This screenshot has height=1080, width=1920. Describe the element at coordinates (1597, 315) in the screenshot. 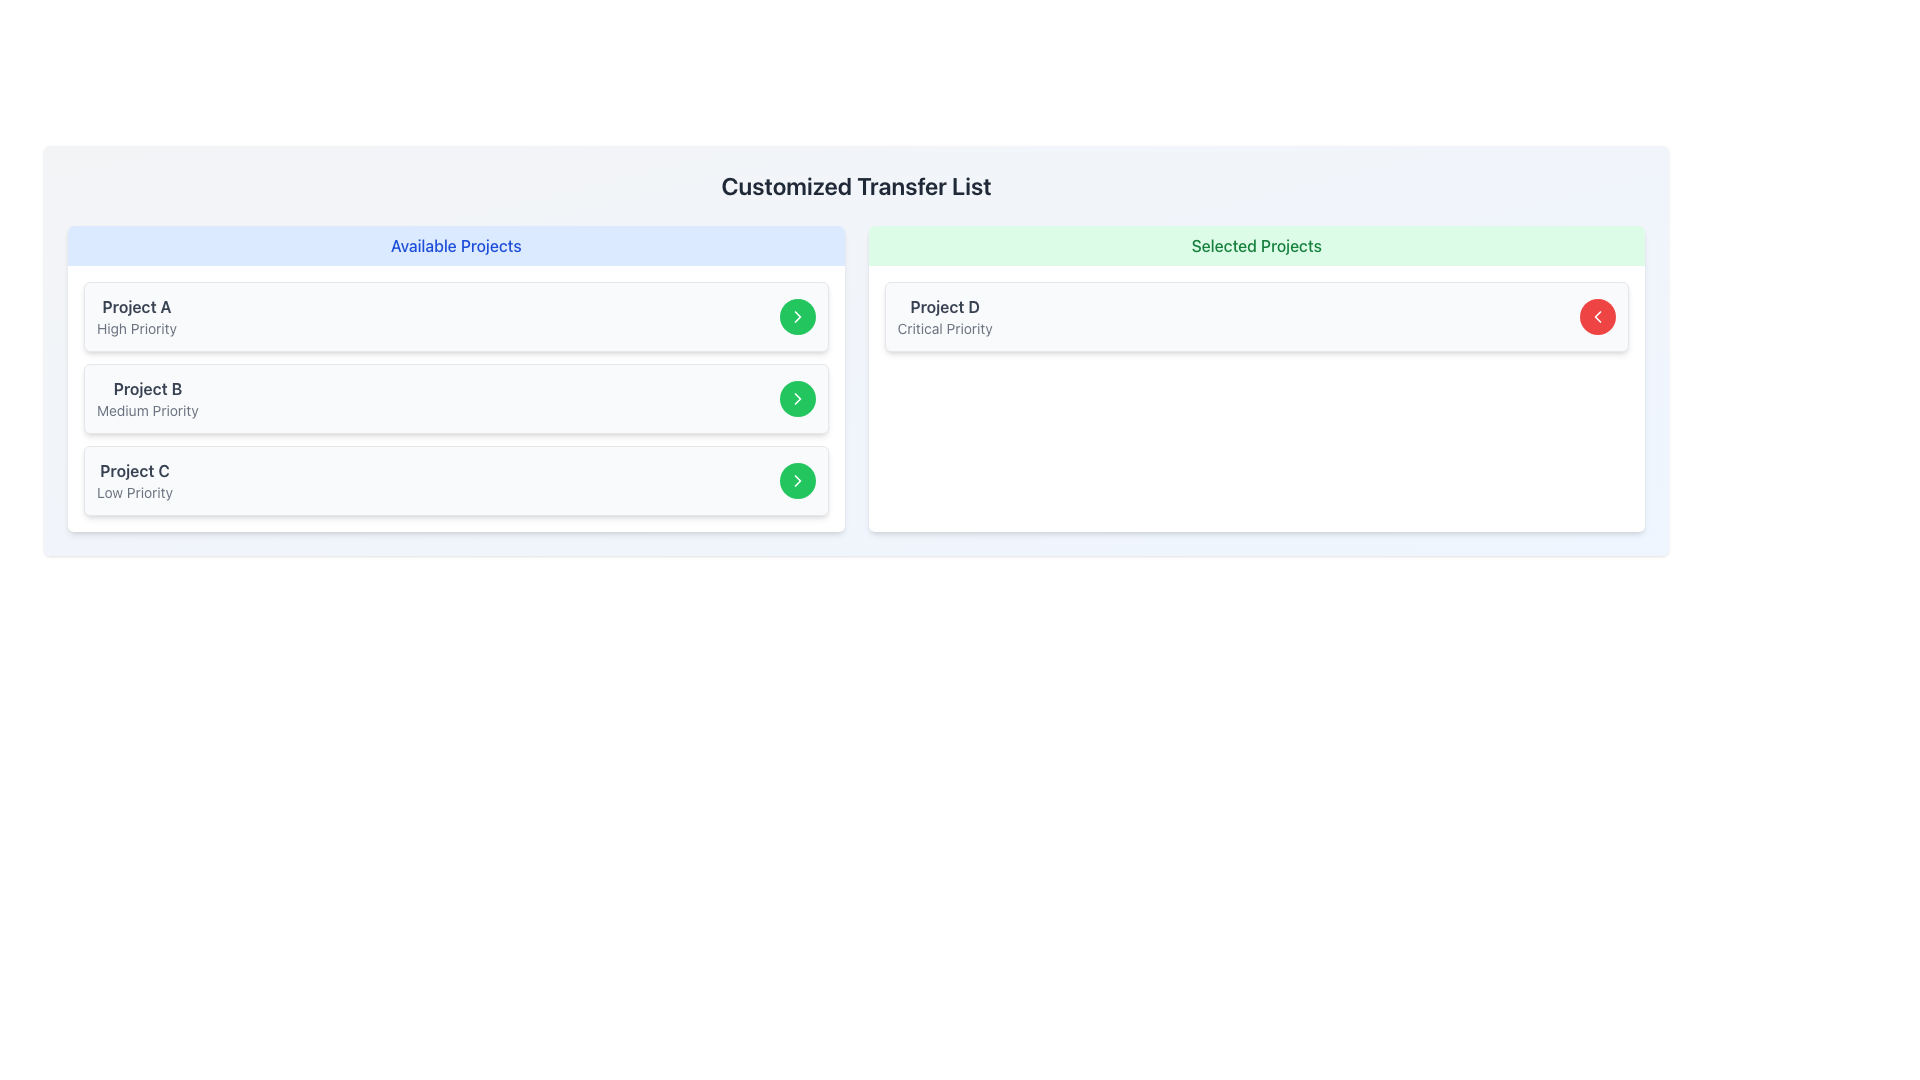

I see `the red circular button with a white chevron arrow pointing left, located in the 'Selected Projects' section next to 'Project D - Critical Priority'` at that location.